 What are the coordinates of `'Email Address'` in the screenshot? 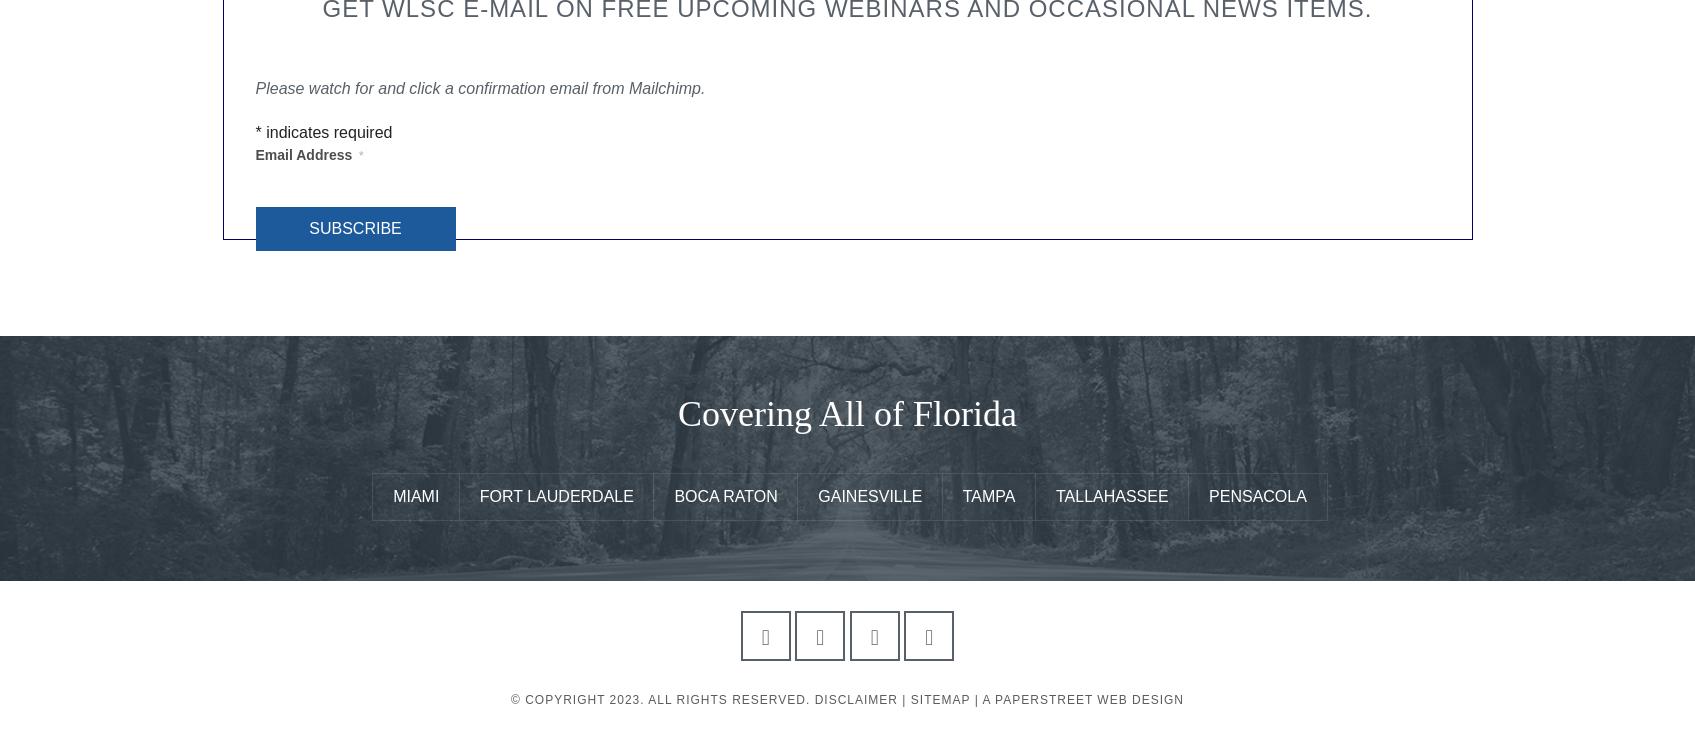 It's located at (253, 153).